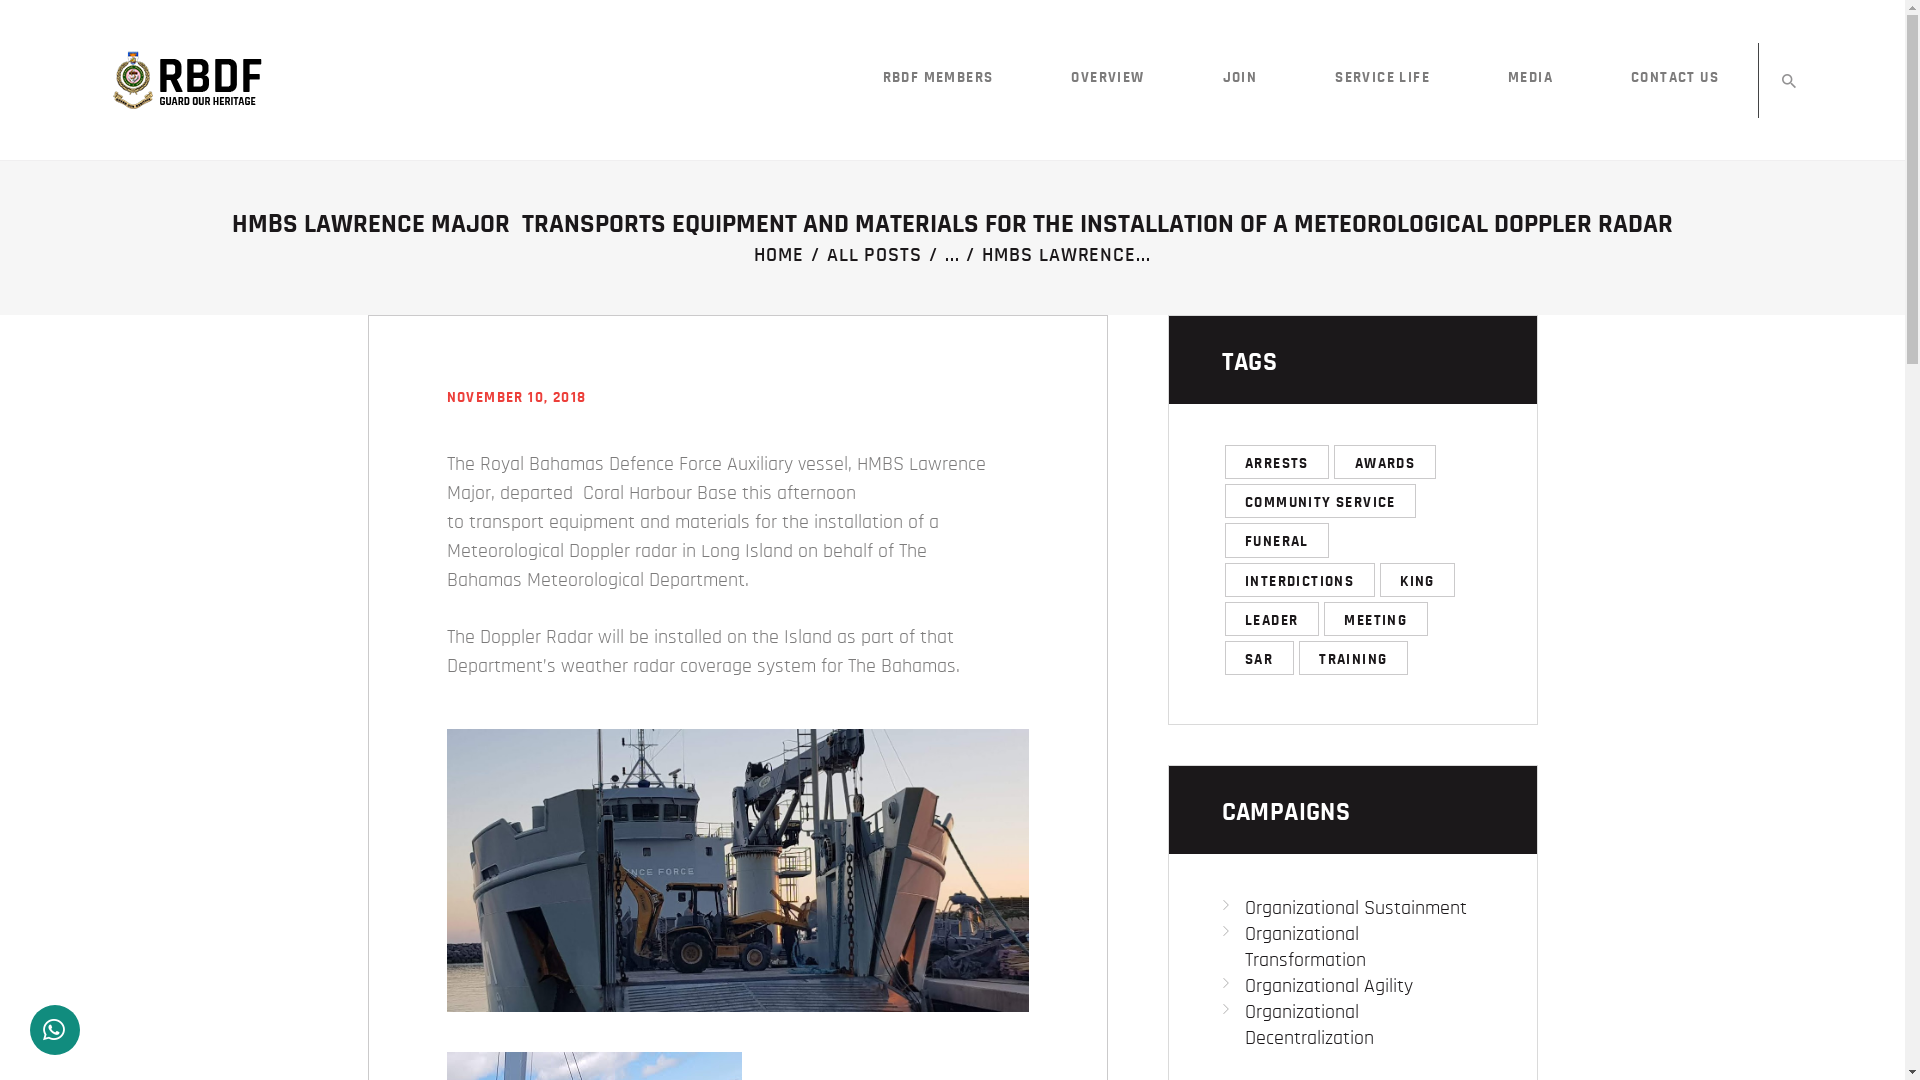 Image resolution: width=1920 pixels, height=1080 pixels. Describe the element at coordinates (1529, 77) in the screenshot. I see `'MEDIA'` at that location.